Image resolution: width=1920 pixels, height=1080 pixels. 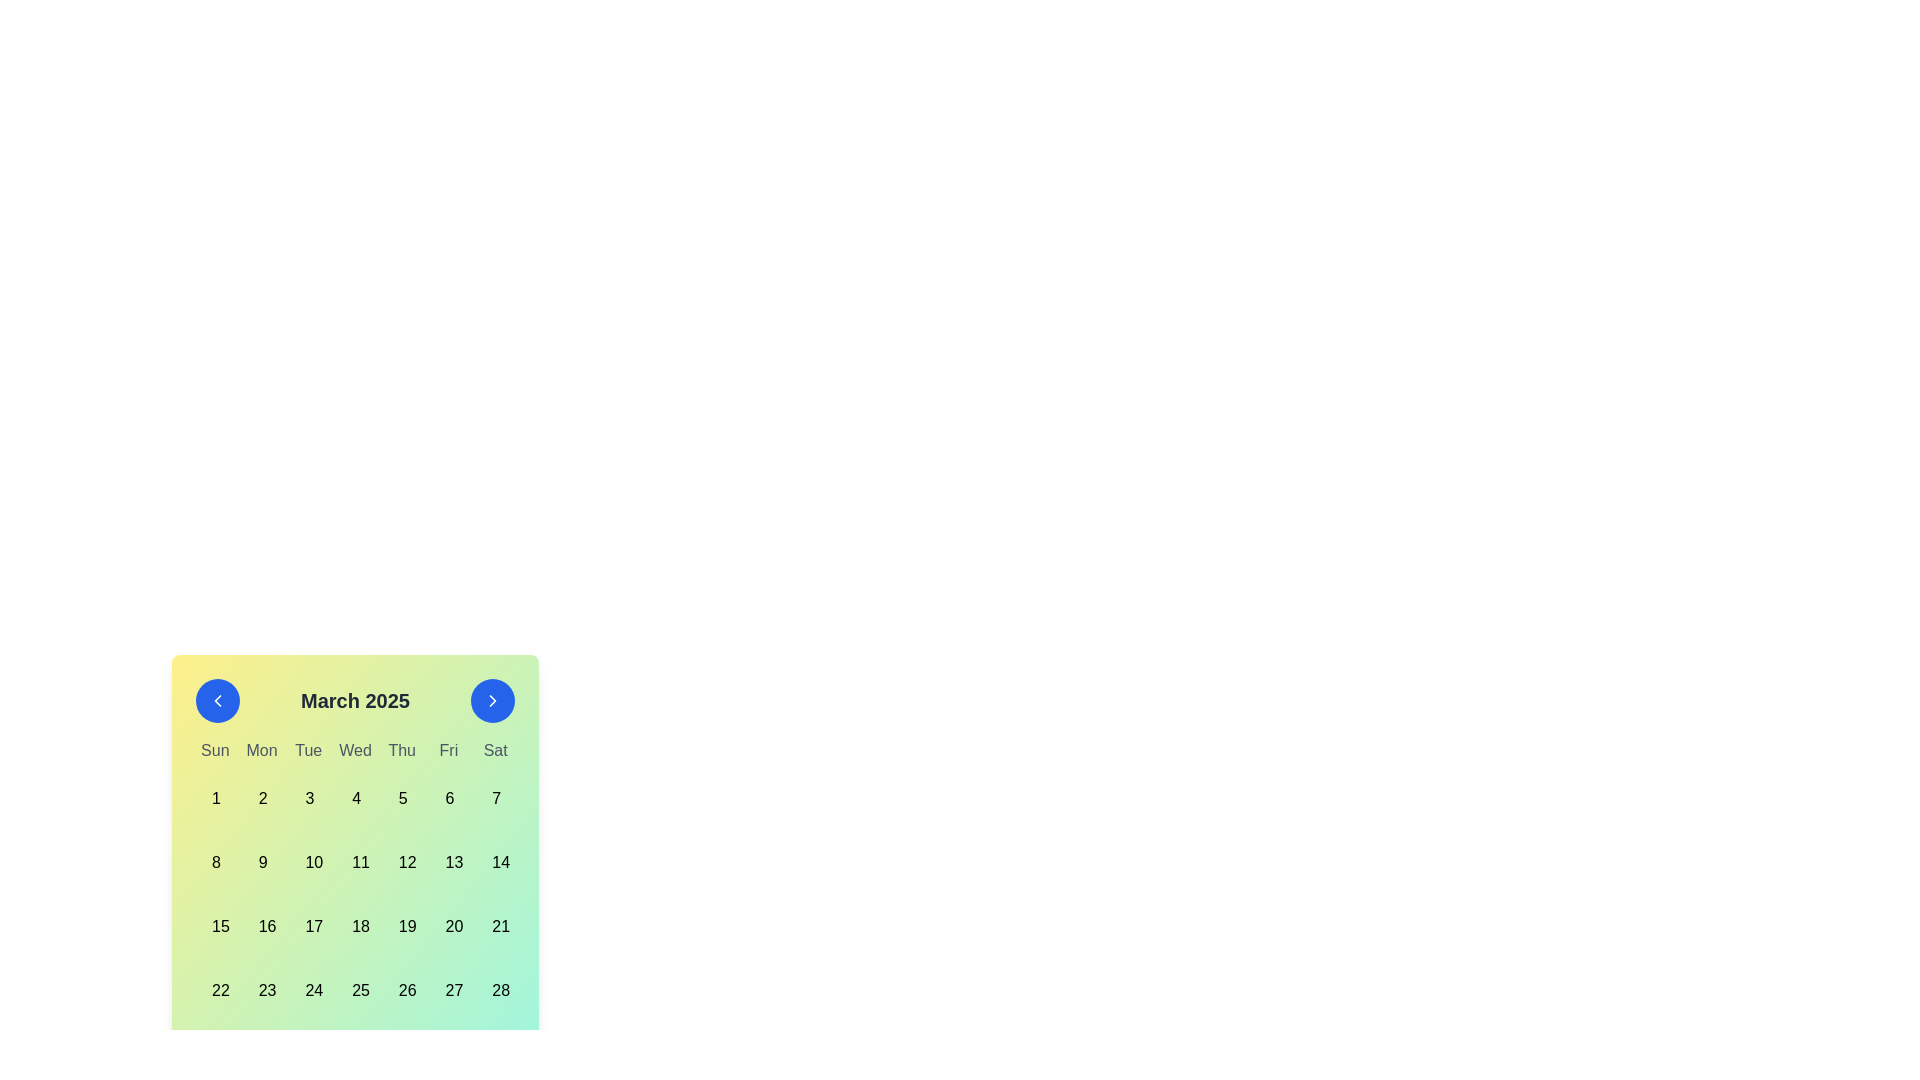 I want to click on the left-facing arrow icon in the top-left corner of the calendar, so click(x=217, y=700).